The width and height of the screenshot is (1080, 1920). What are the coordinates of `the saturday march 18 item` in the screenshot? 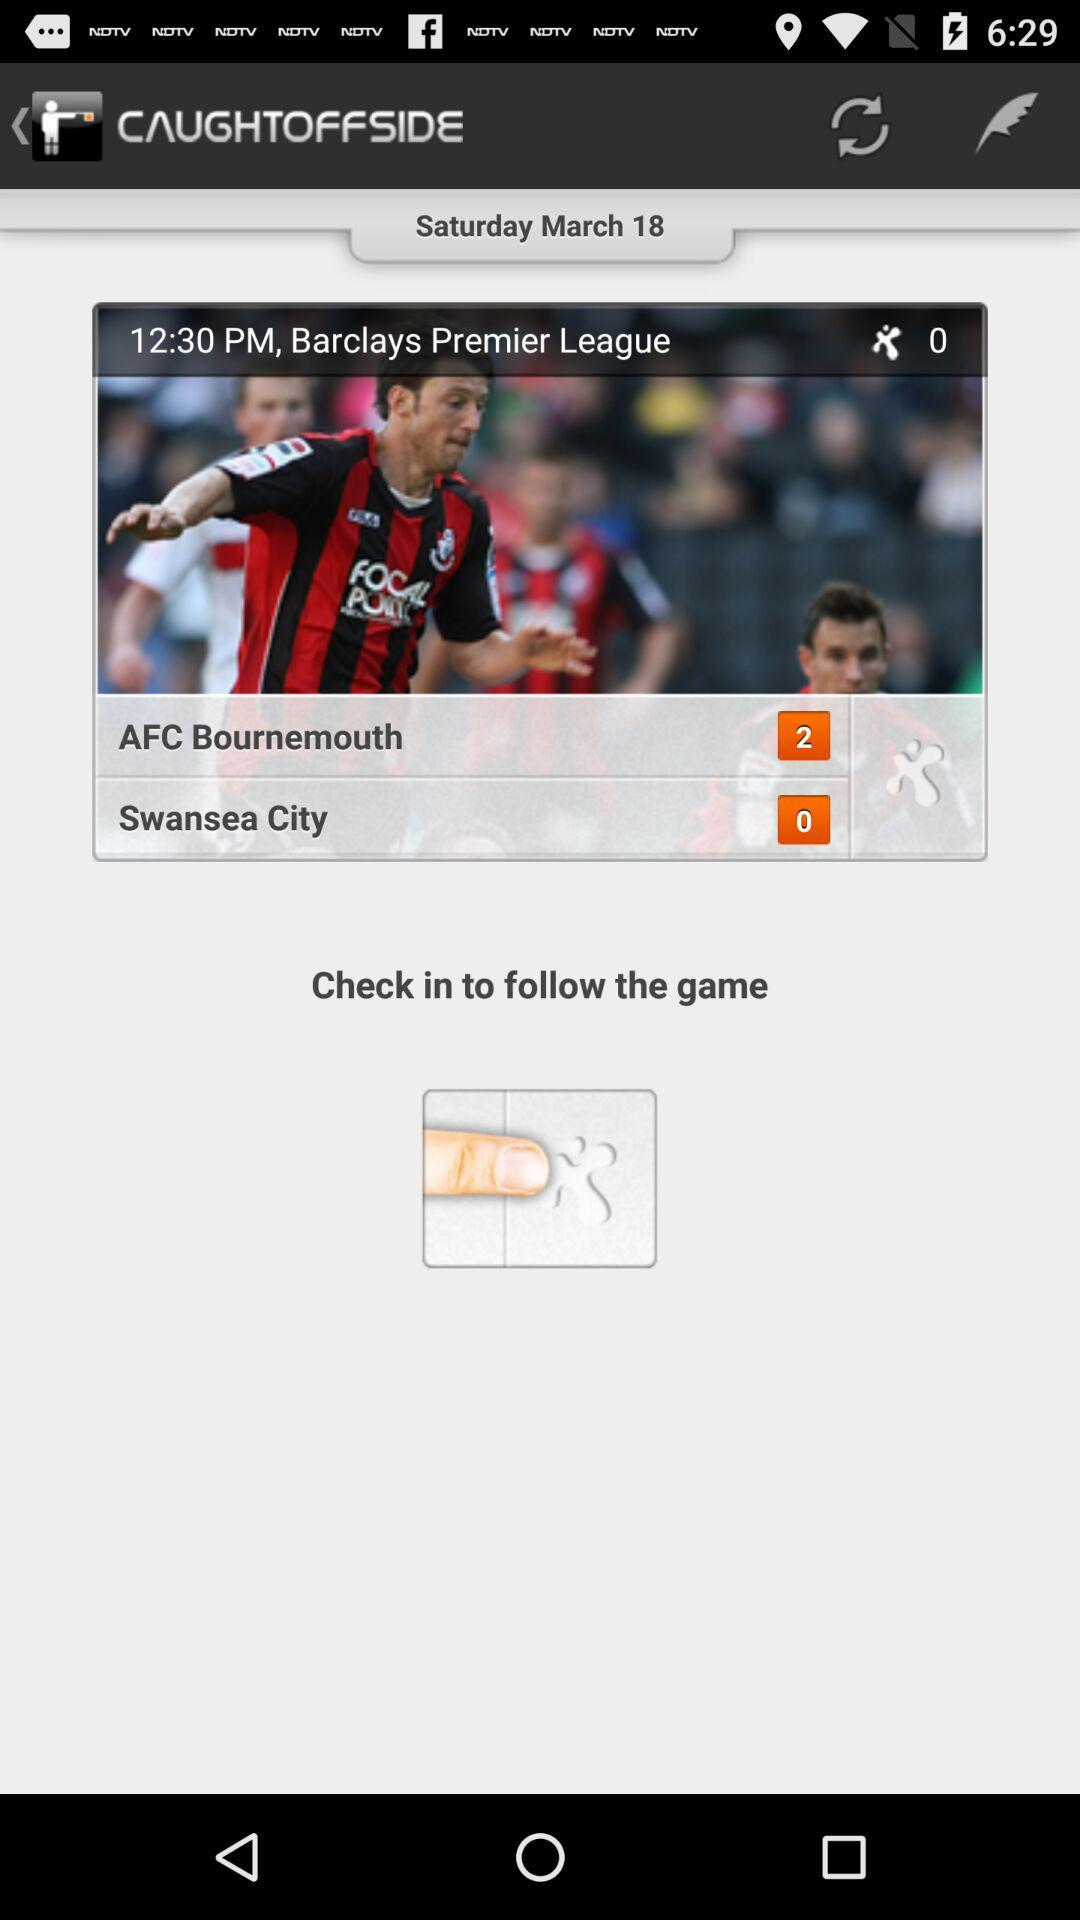 It's located at (540, 216).